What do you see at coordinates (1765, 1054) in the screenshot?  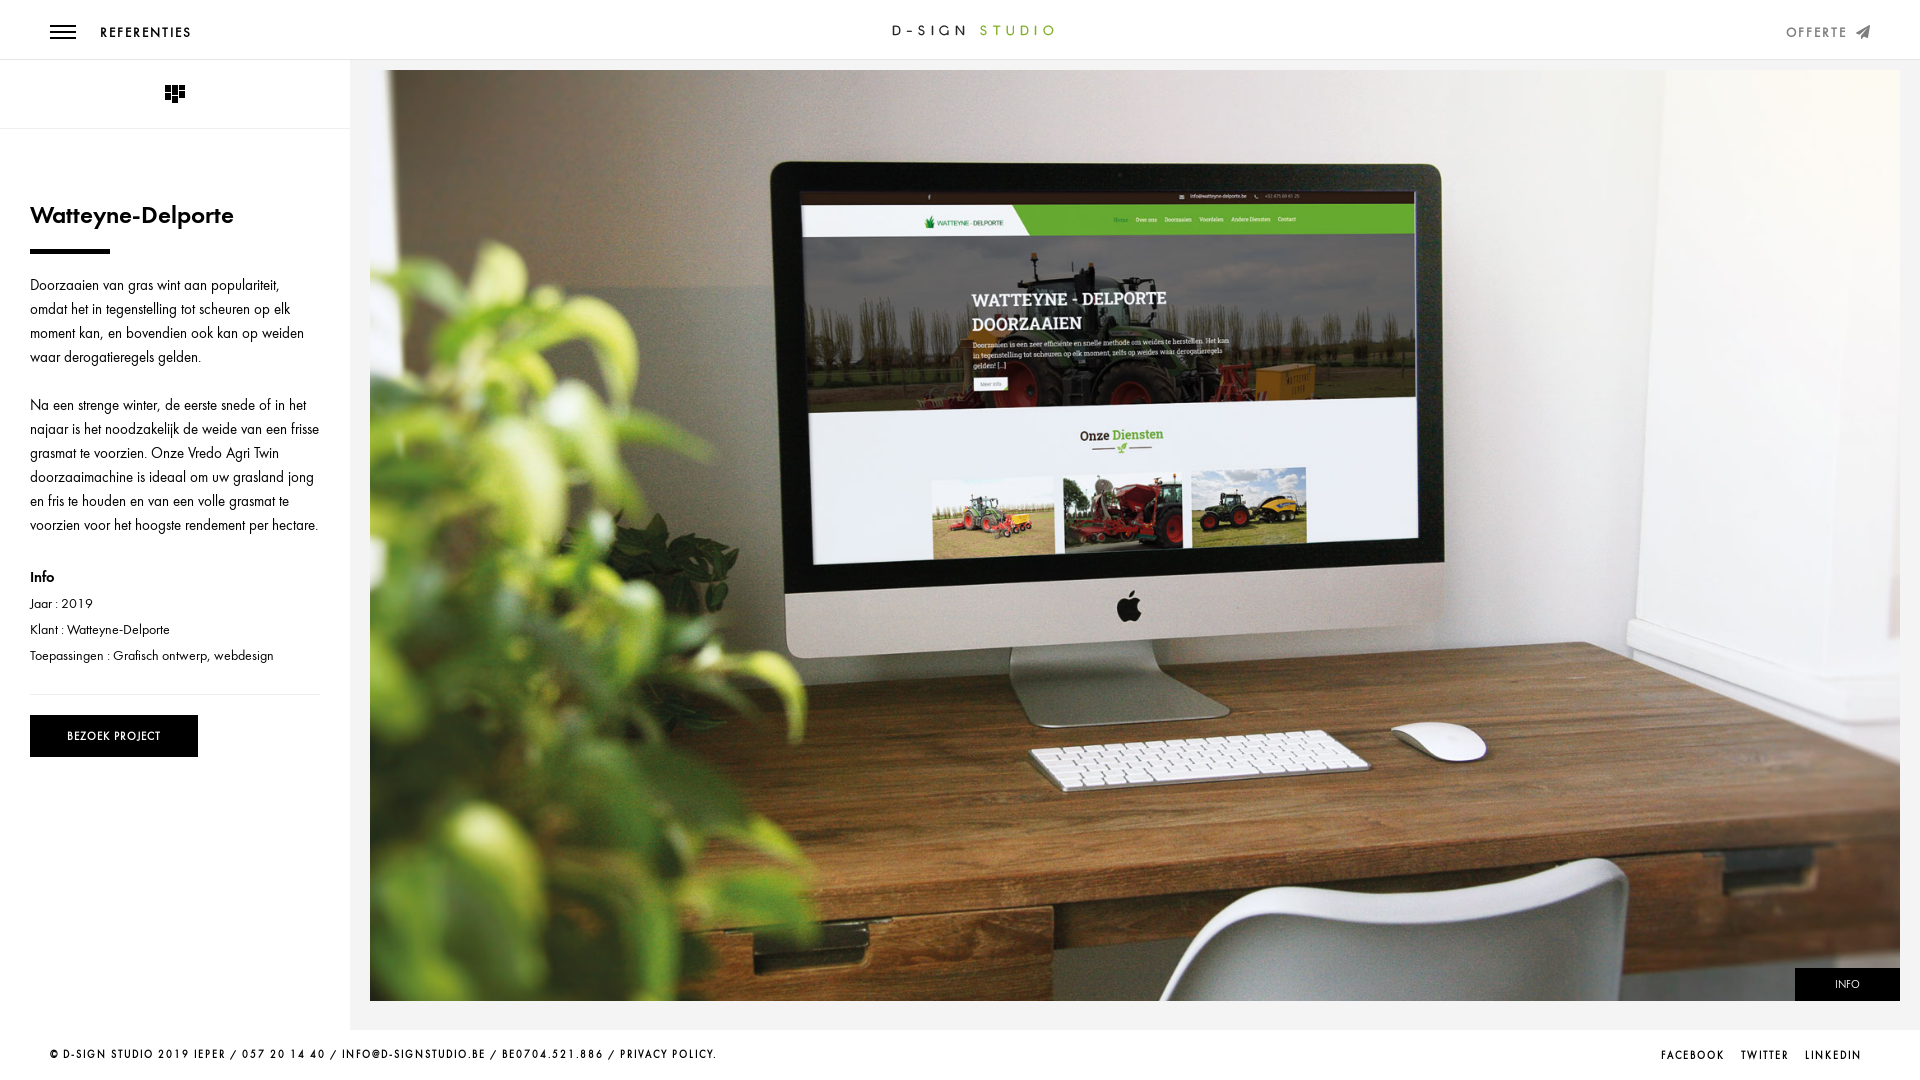 I see `'TWITTER'` at bounding box center [1765, 1054].